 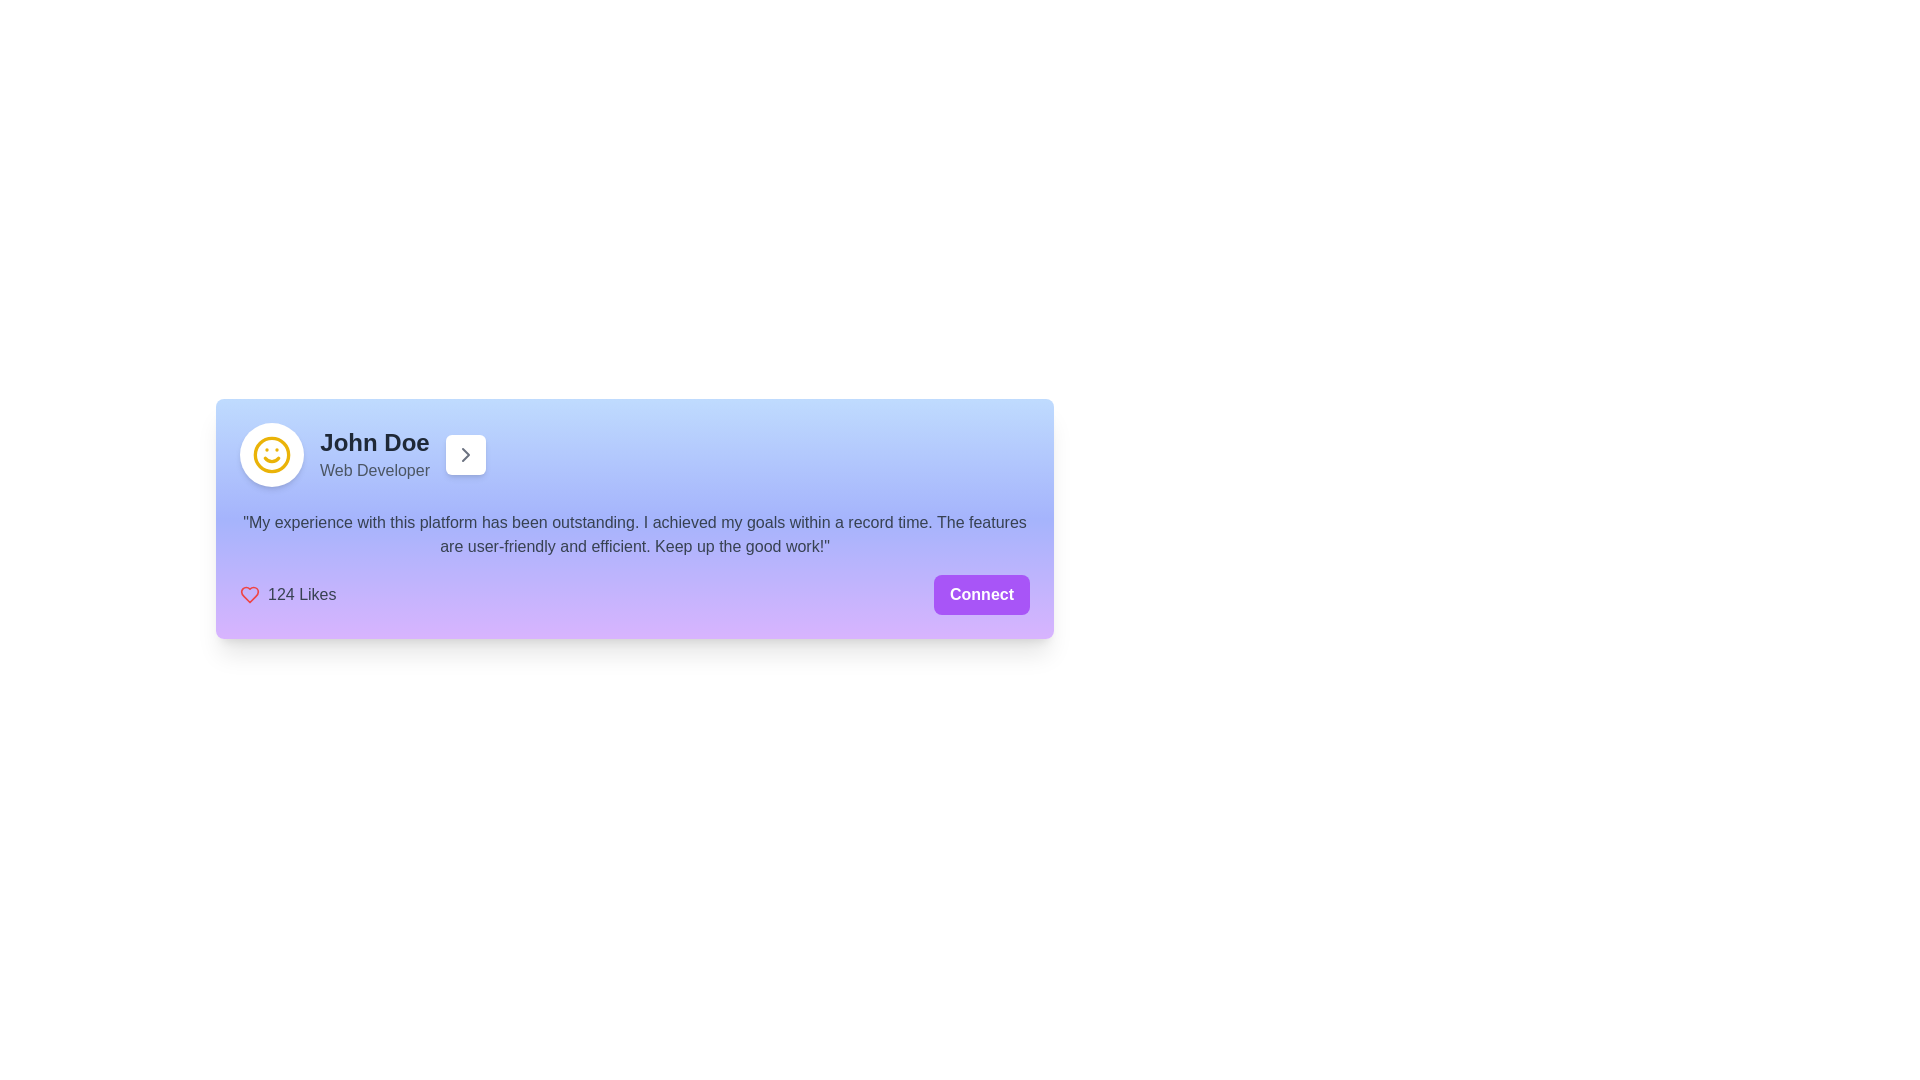 What do you see at coordinates (374, 442) in the screenshot?
I see `the text label displaying 'John Doe', which is styled in gray, larger, and bold font at the top left of a card-like section` at bounding box center [374, 442].